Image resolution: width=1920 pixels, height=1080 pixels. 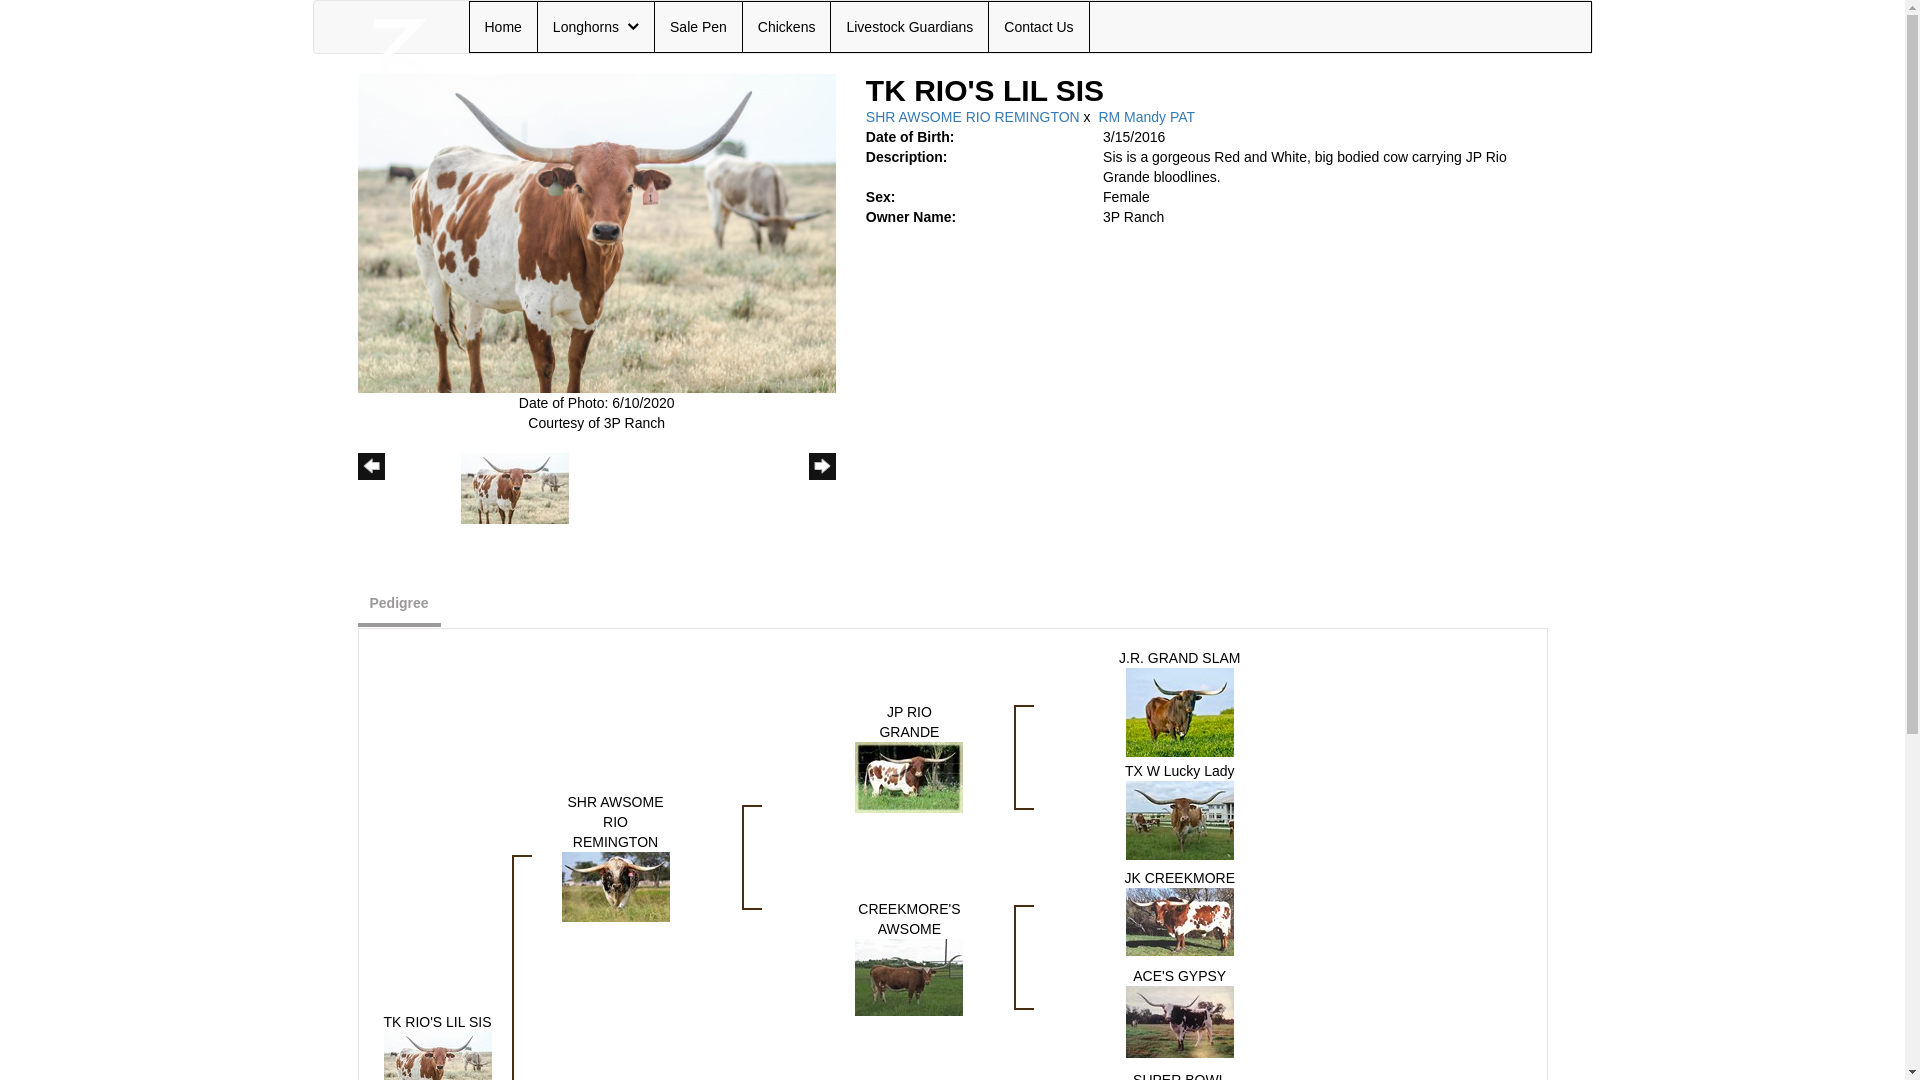 I want to click on '>', so click(x=822, y=486).